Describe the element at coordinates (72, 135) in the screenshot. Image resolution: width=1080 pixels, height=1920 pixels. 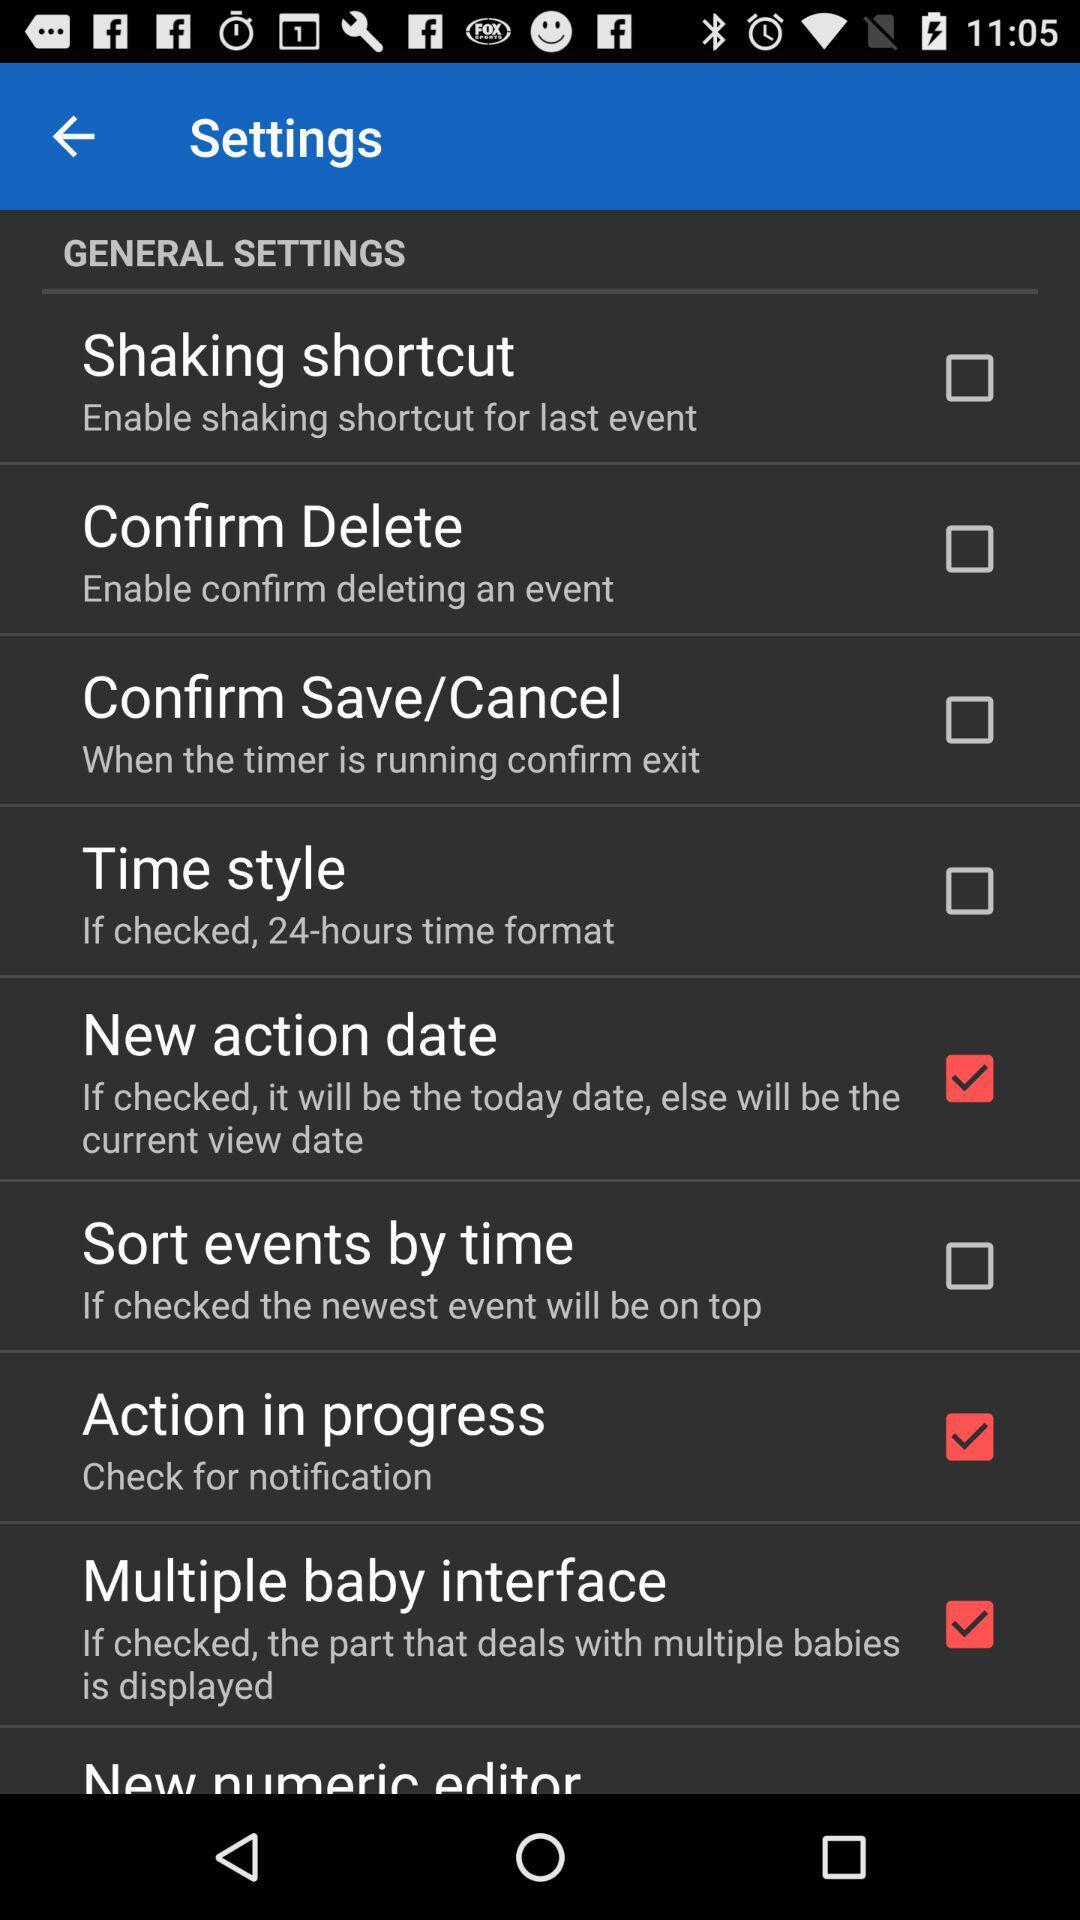
I see `item to the left of the settings item` at that location.